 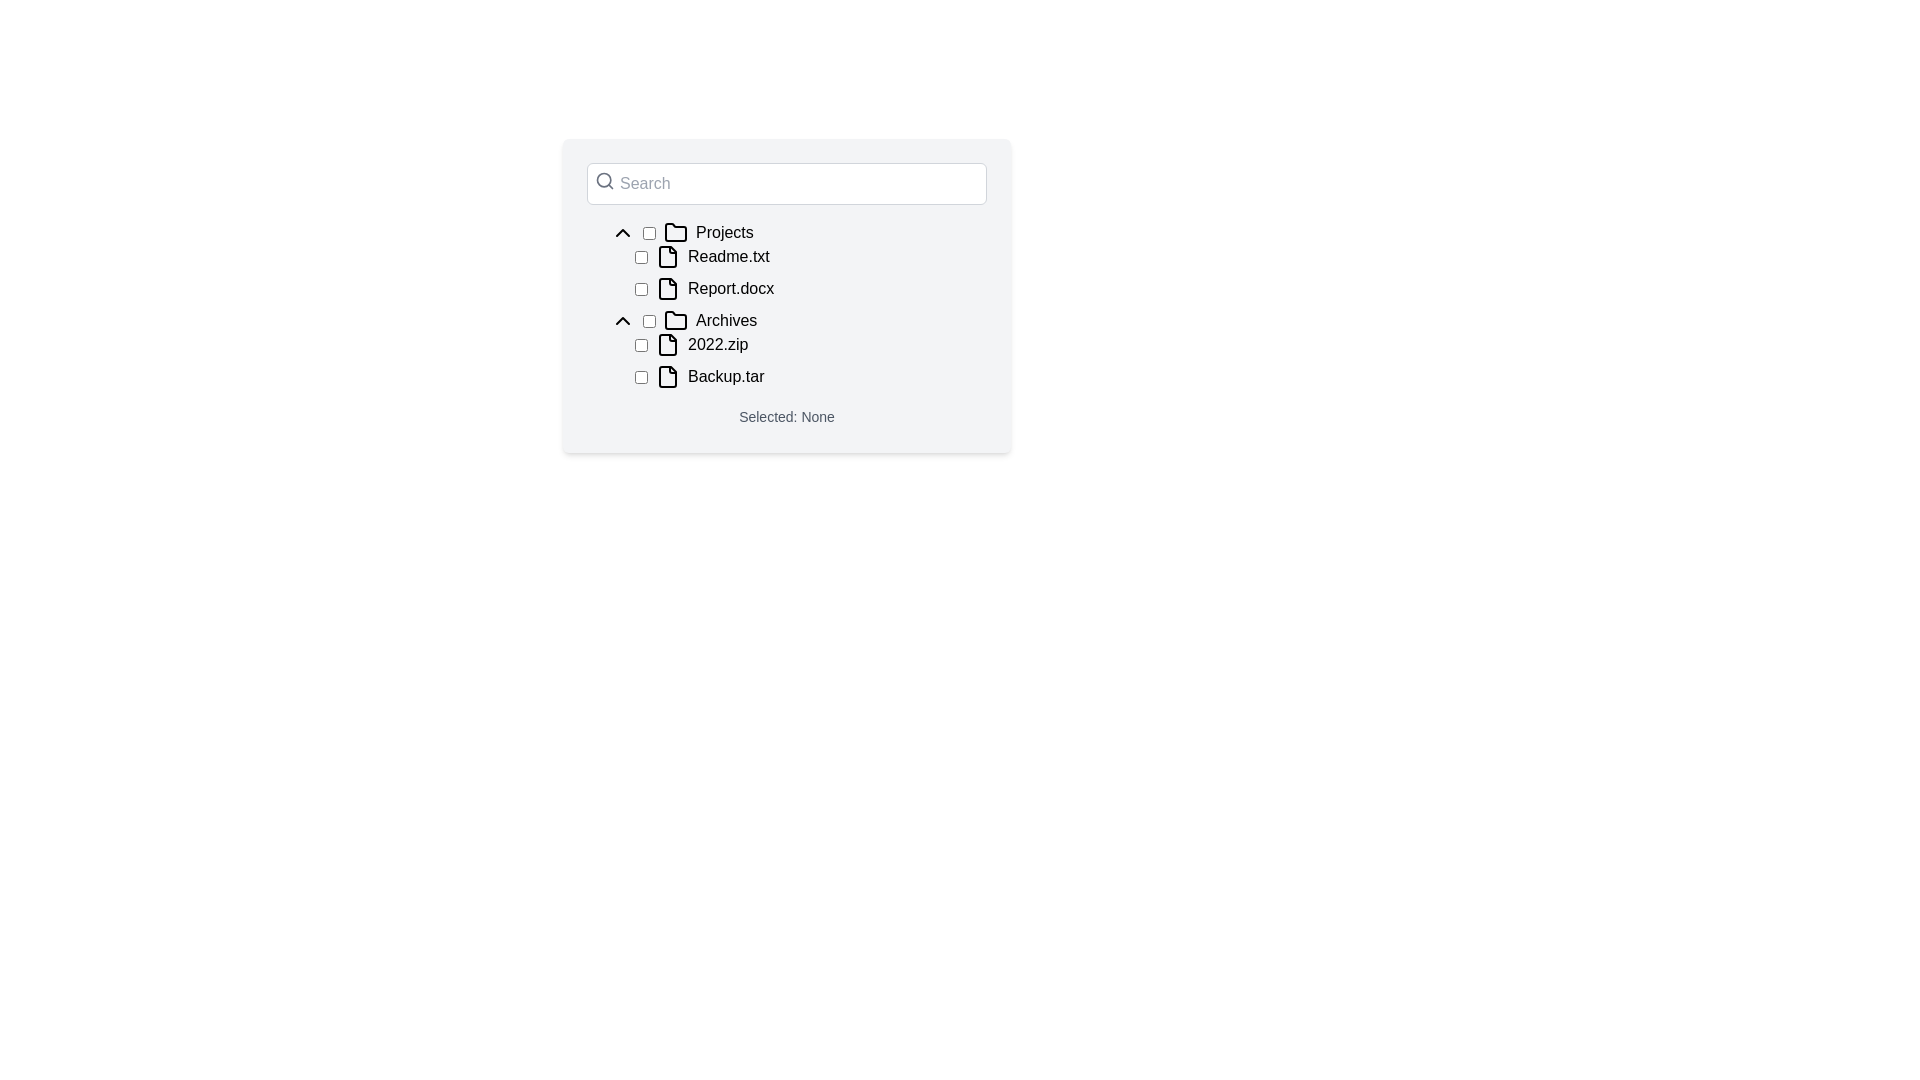 I want to click on the 'Backup.tar' file label, so click(x=725, y=377).